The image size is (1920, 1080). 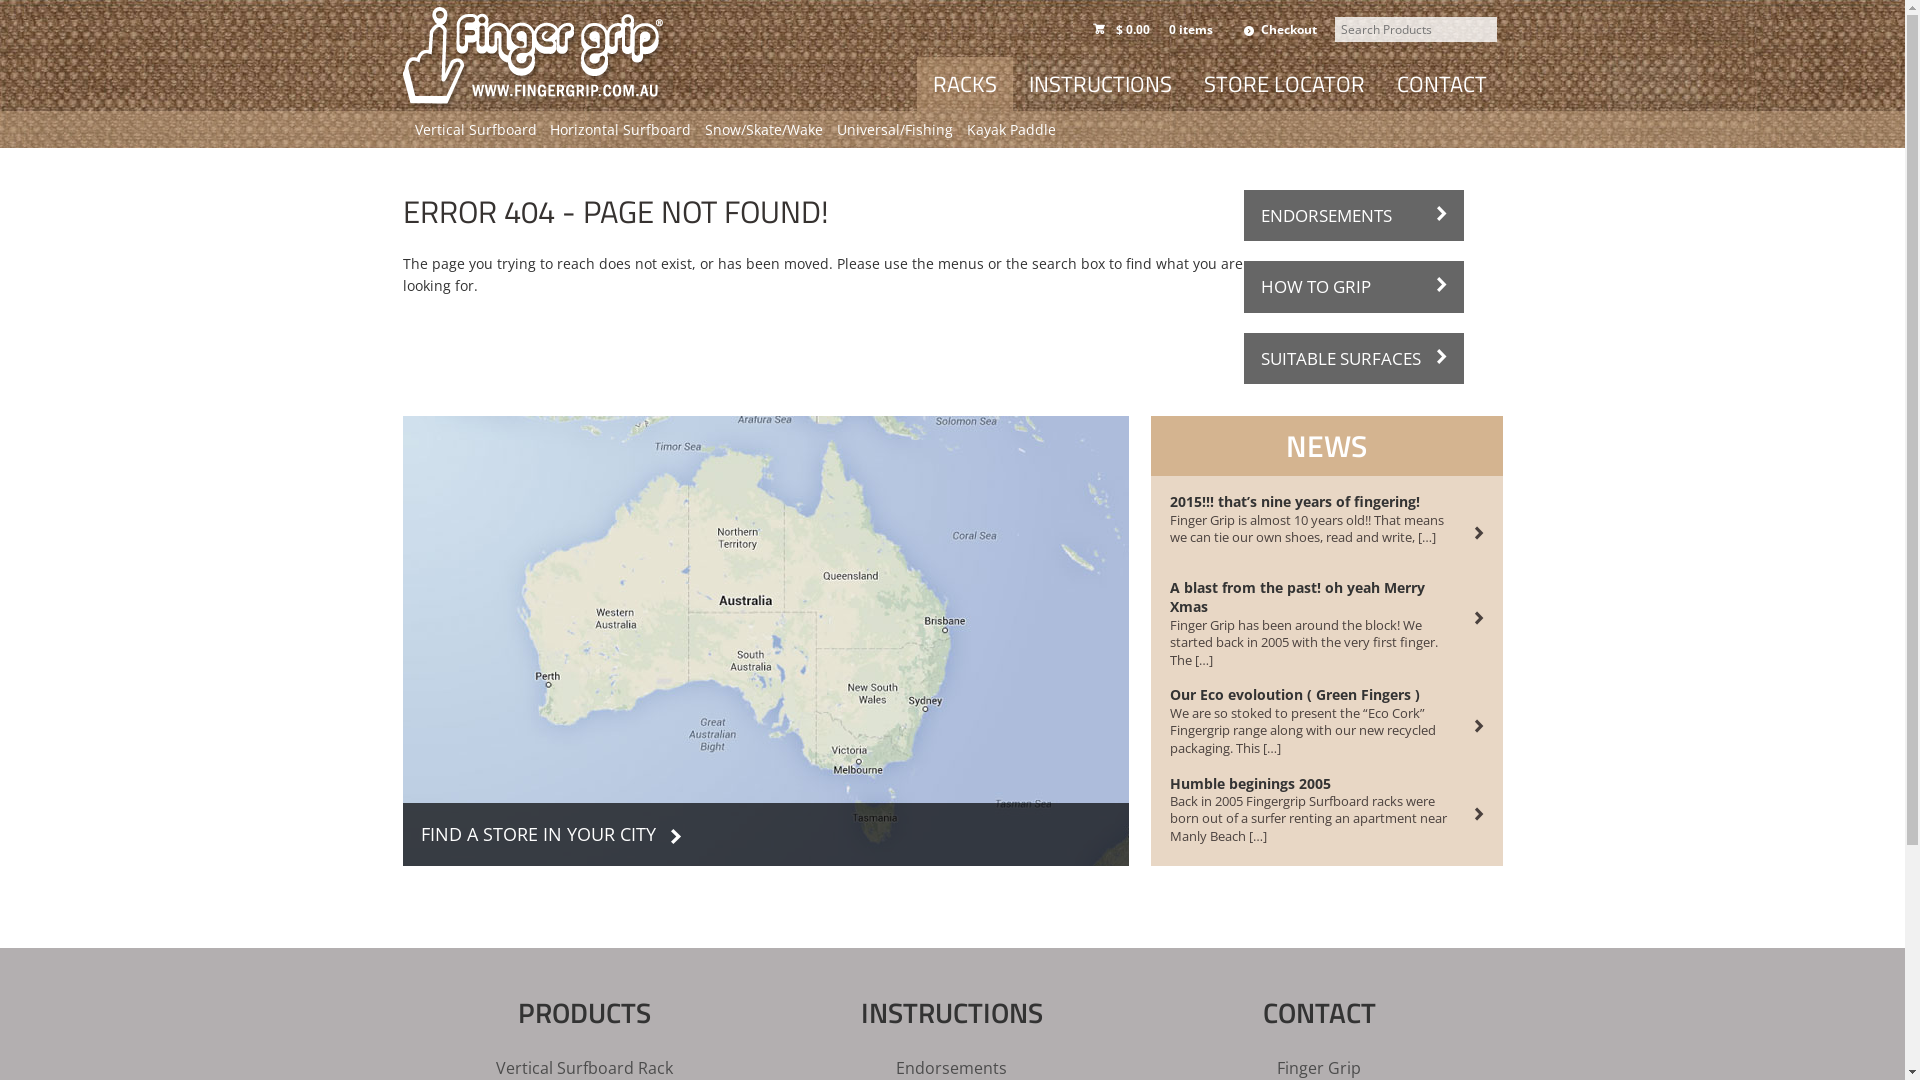 What do you see at coordinates (1280, 30) in the screenshot?
I see `'Checkout'` at bounding box center [1280, 30].